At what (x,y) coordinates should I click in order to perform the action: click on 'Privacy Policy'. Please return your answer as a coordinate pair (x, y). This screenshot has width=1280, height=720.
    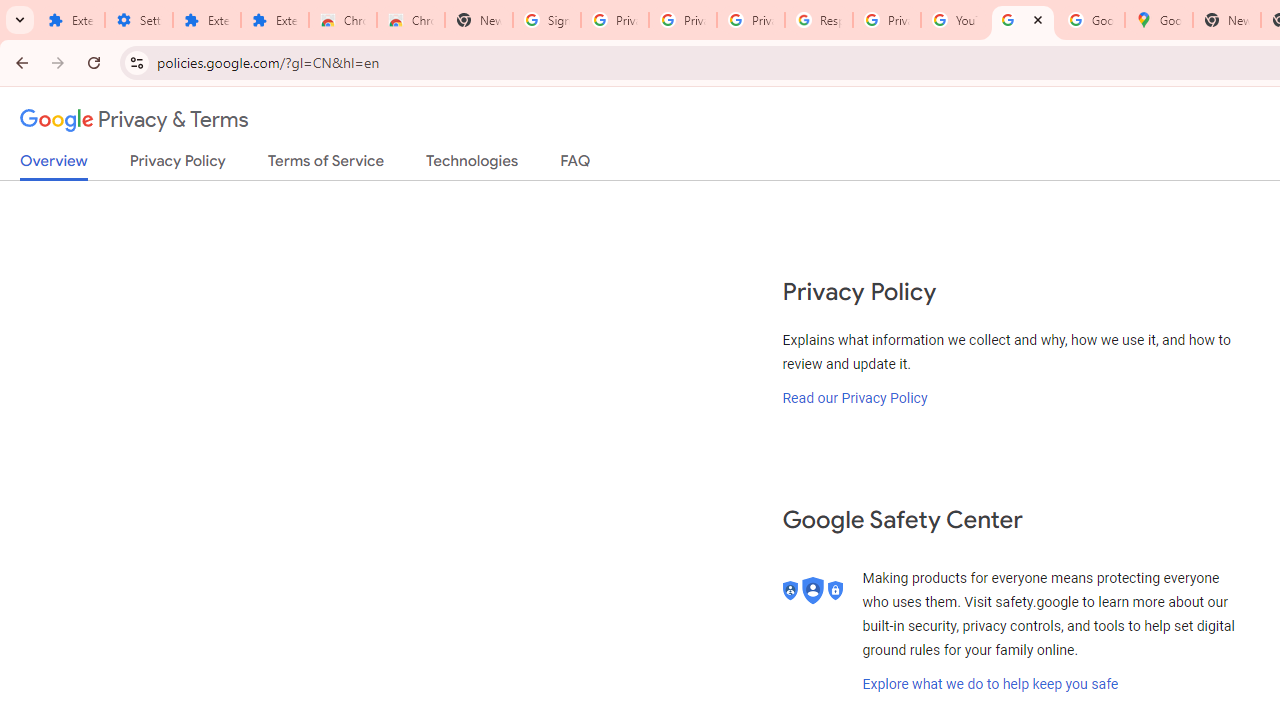
    Looking at the image, I should click on (177, 164).